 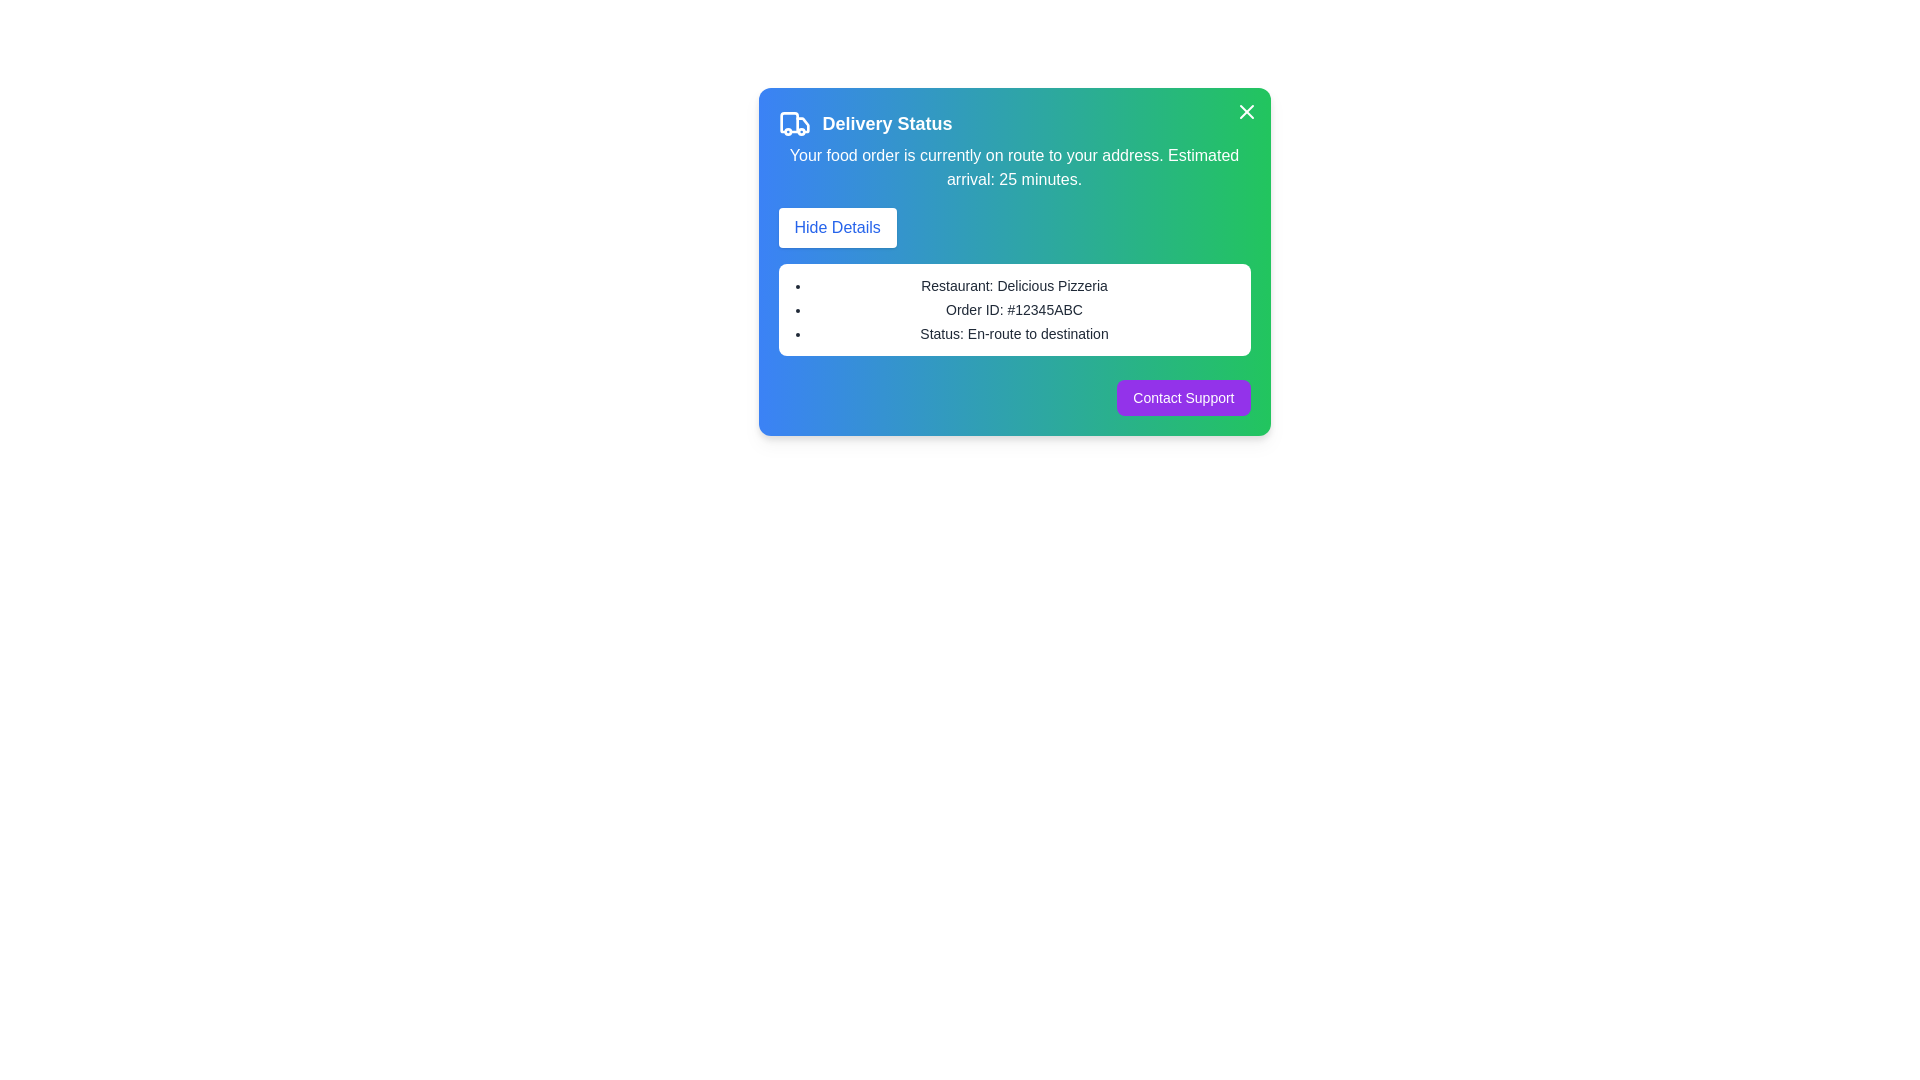 What do you see at coordinates (1245, 111) in the screenshot?
I see `the close button at the top-right corner of the delivery status alert to hide it` at bounding box center [1245, 111].